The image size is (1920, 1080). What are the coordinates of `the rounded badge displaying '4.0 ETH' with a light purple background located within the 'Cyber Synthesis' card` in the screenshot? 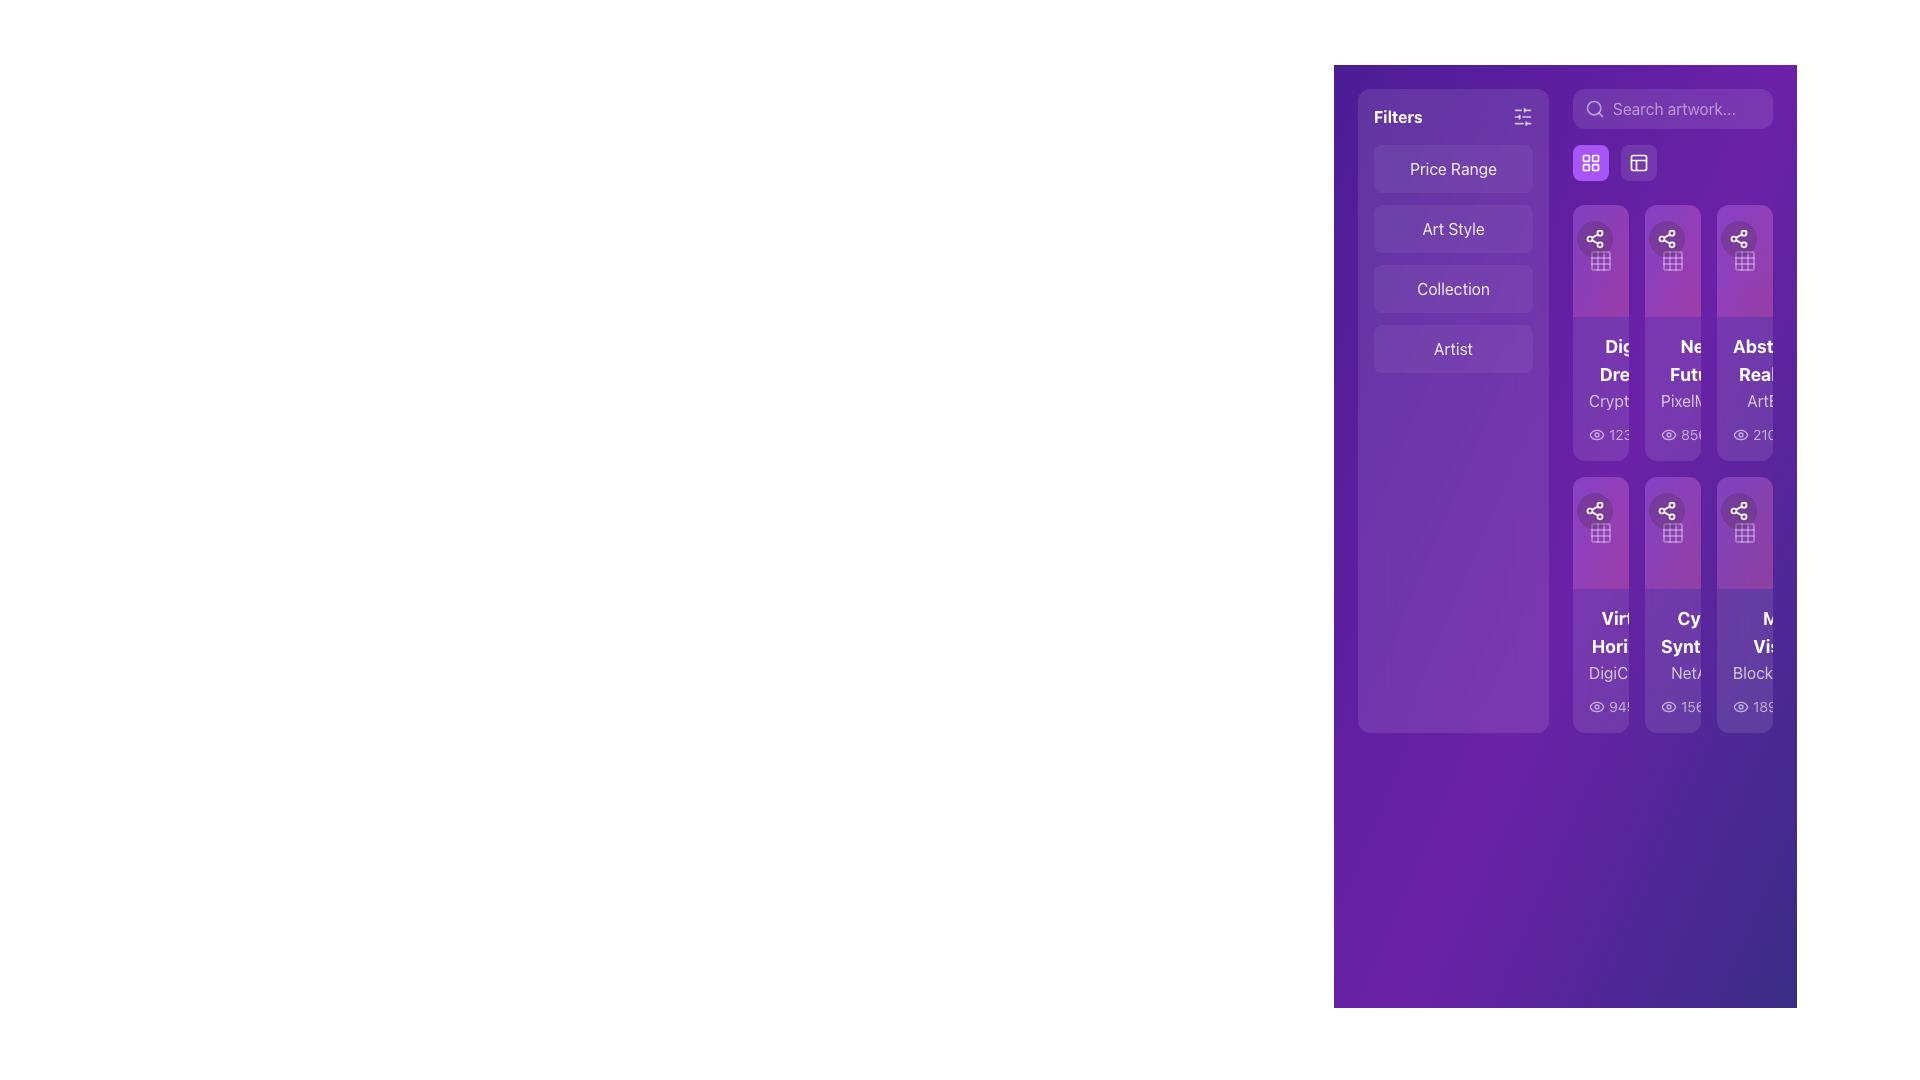 It's located at (1783, 632).